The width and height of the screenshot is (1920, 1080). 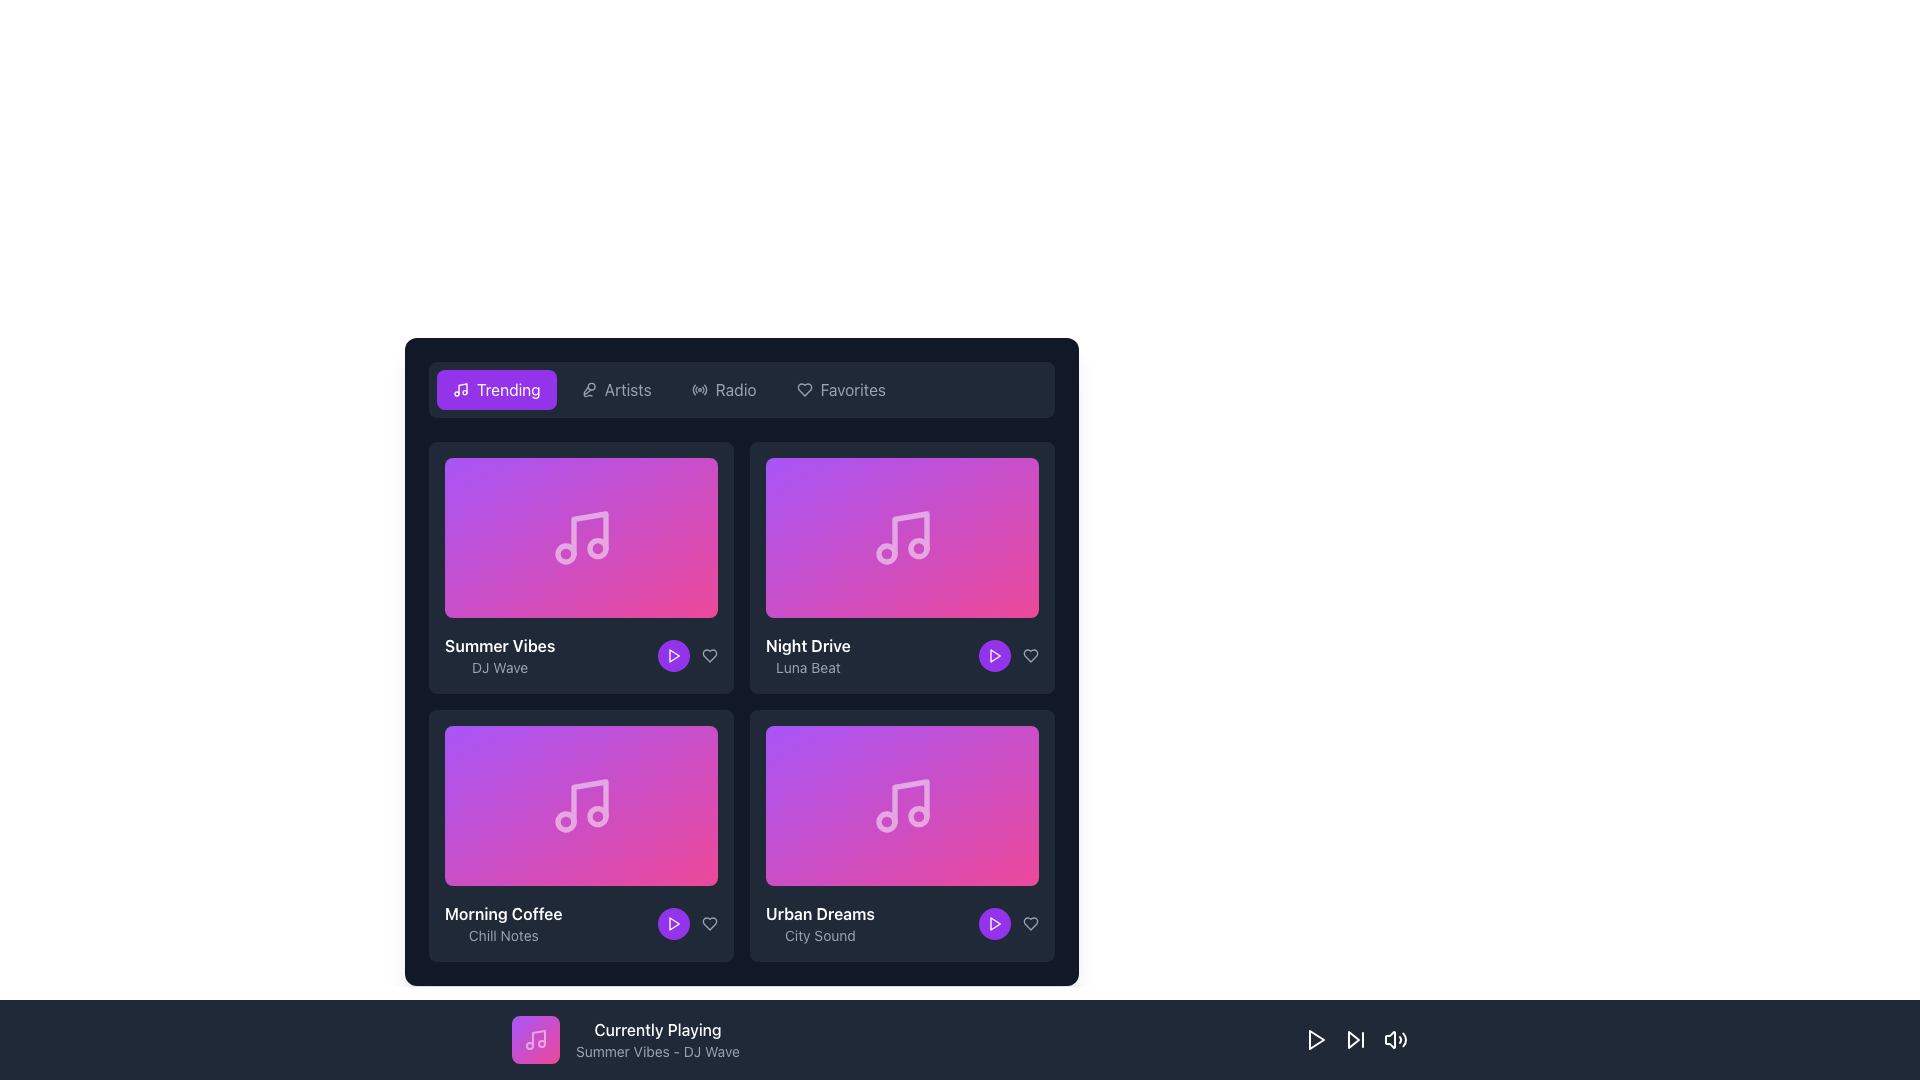 What do you see at coordinates (564, 554) in the screenshot?
I see `the leftmost circular shape of the music icon within the 'Summer Vibes' card, which is a small circular UI graphical component against a gradient pink and purple background` at bounding box center [564, 554].